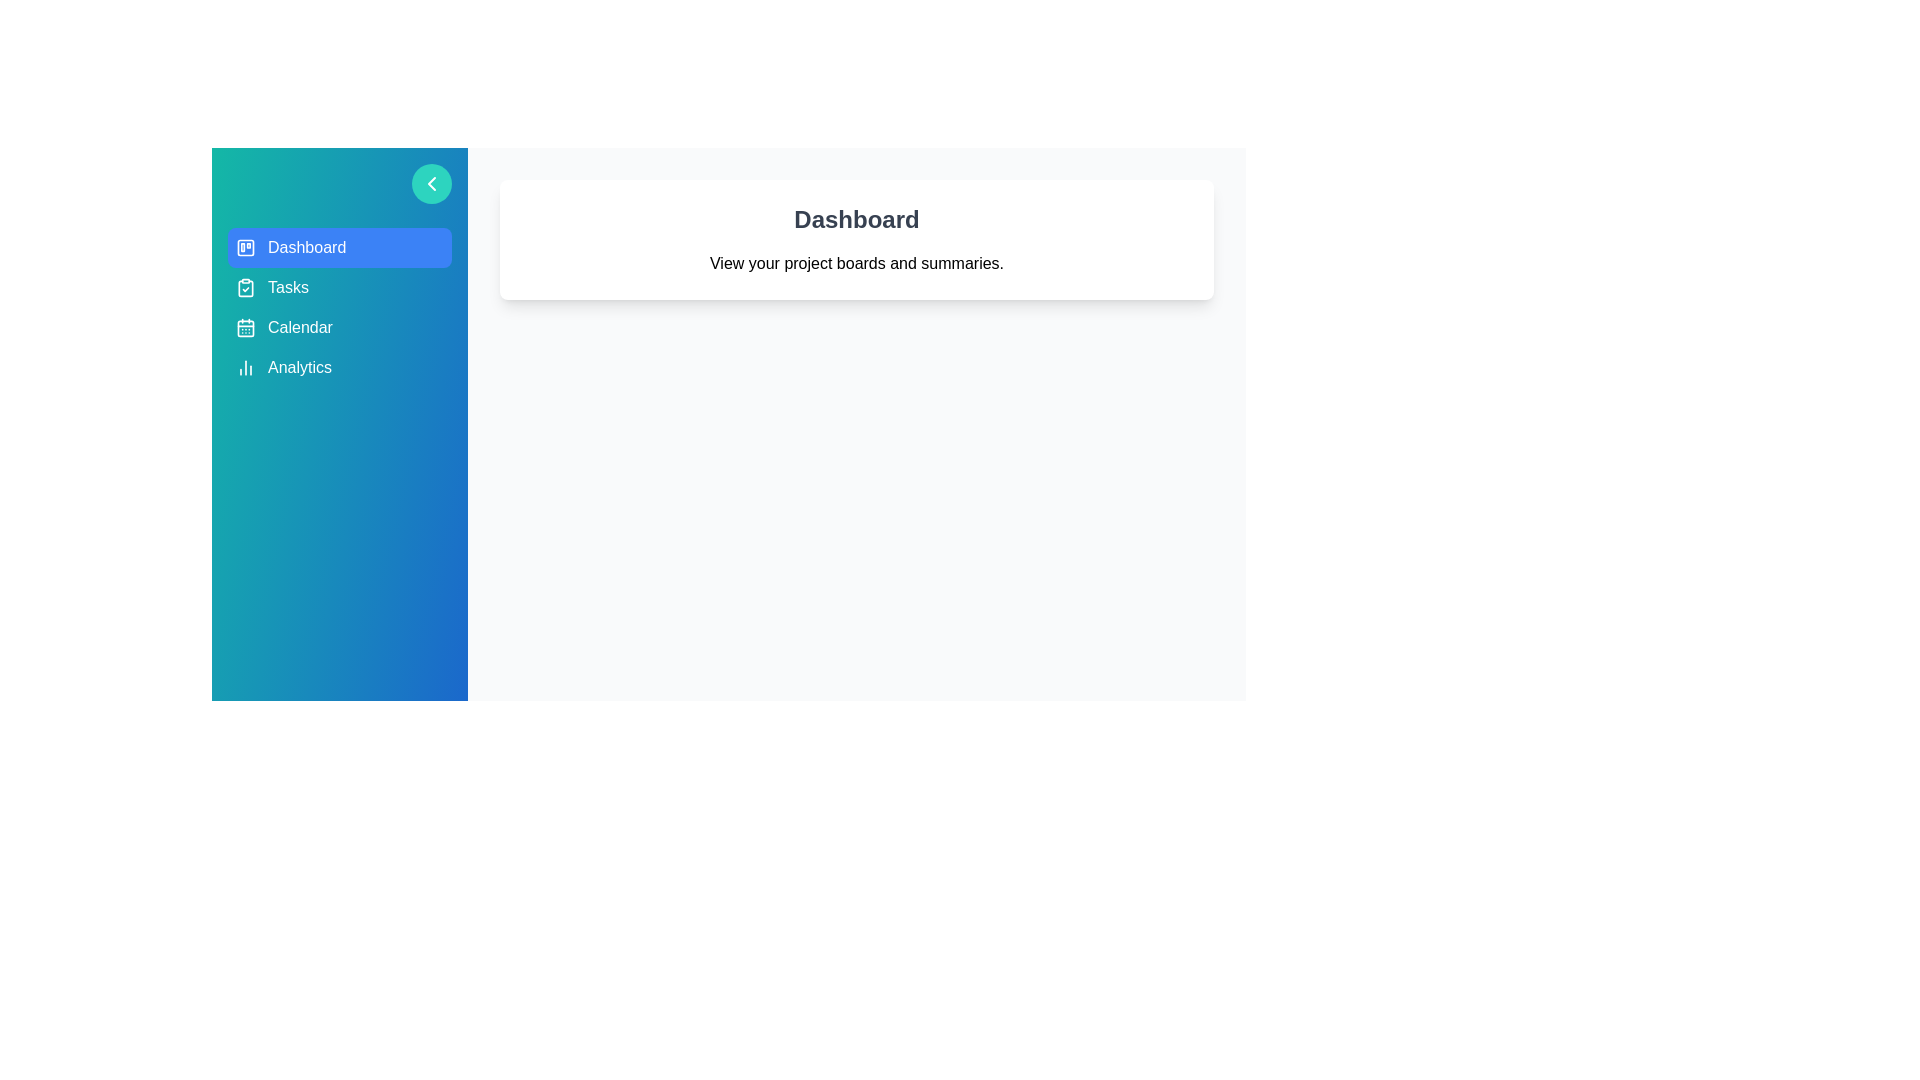 The height and width of the screenshot is (1080, 1920). I want to click on the small vertical bar chart icon located within the 'Analytics' menu item of the sidebar, which is aligned to the left of the text 'Analytics', so click(244, 367).